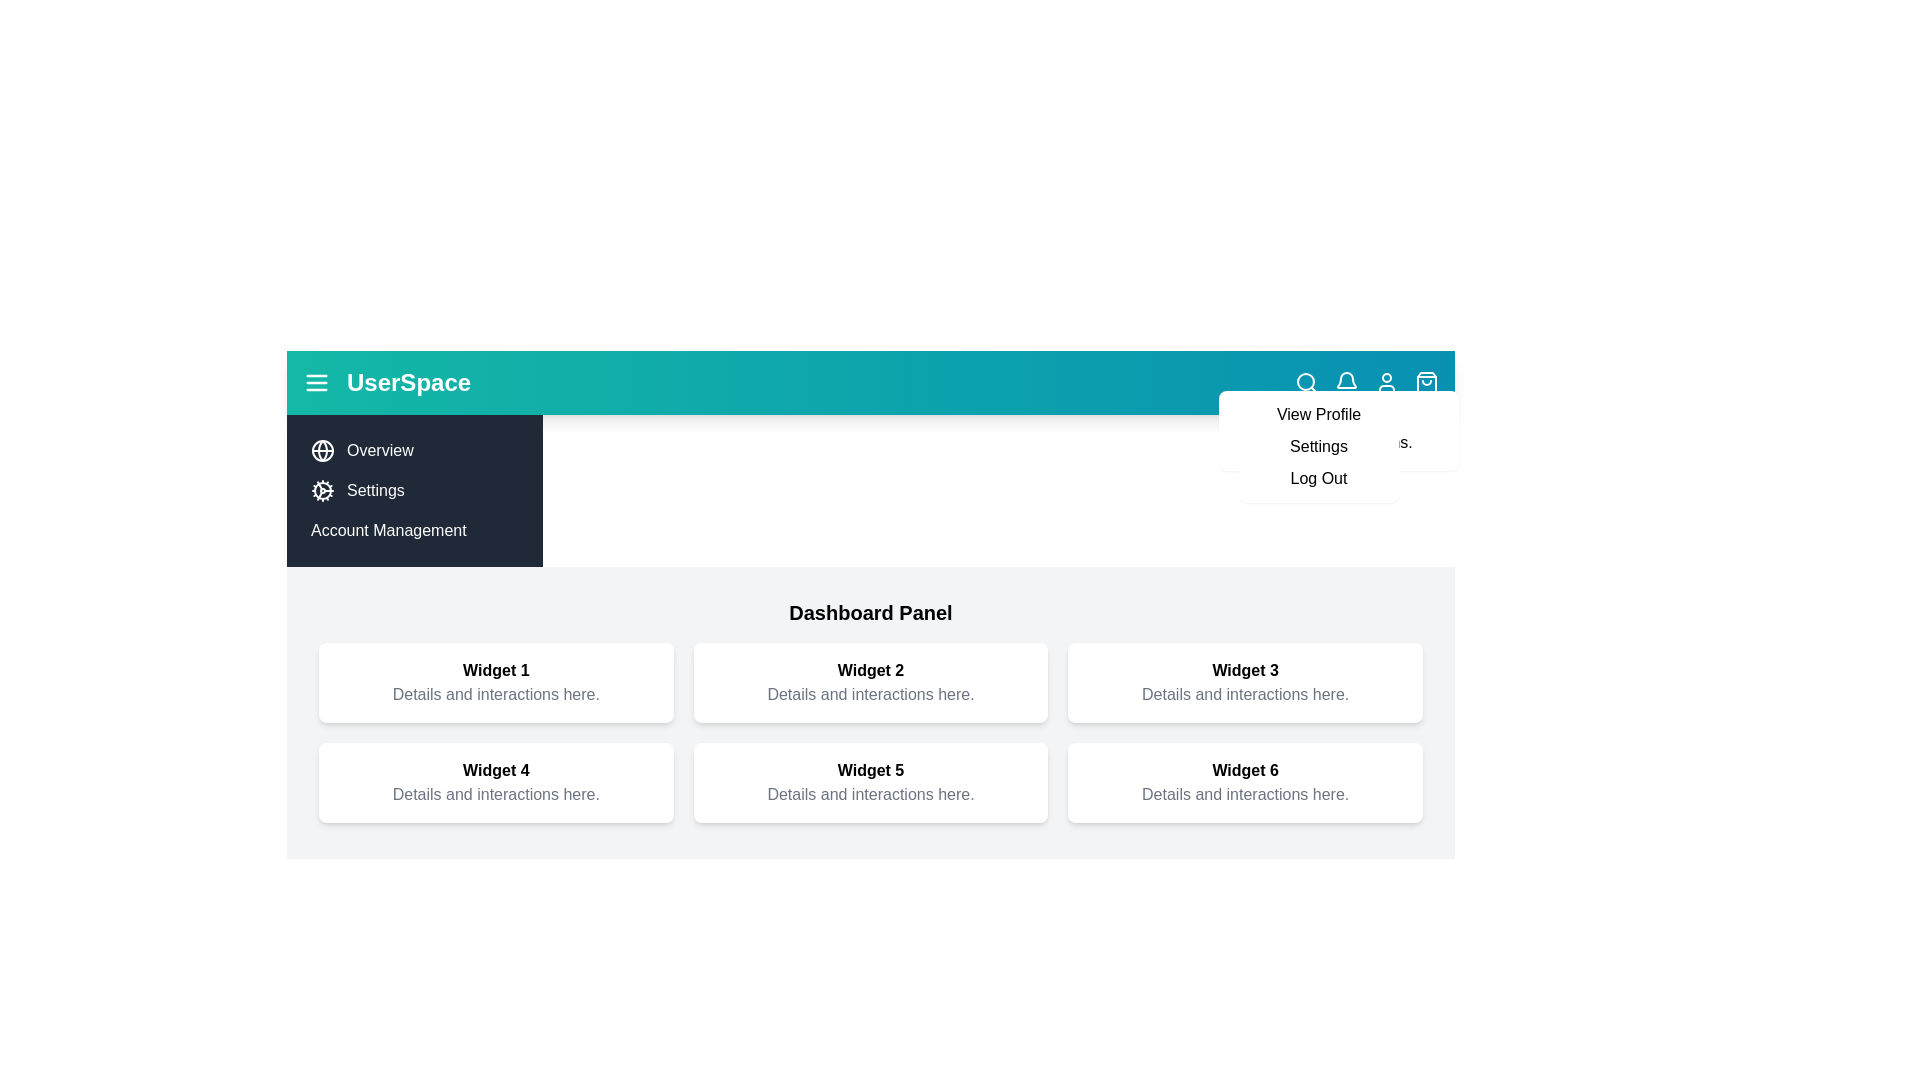 This screenshot has height=1080, width=1920. I want to click on the informative Text label located in the second row, third column of the widget grid, which provides details about 'Widget 6', so click(1244, 793).